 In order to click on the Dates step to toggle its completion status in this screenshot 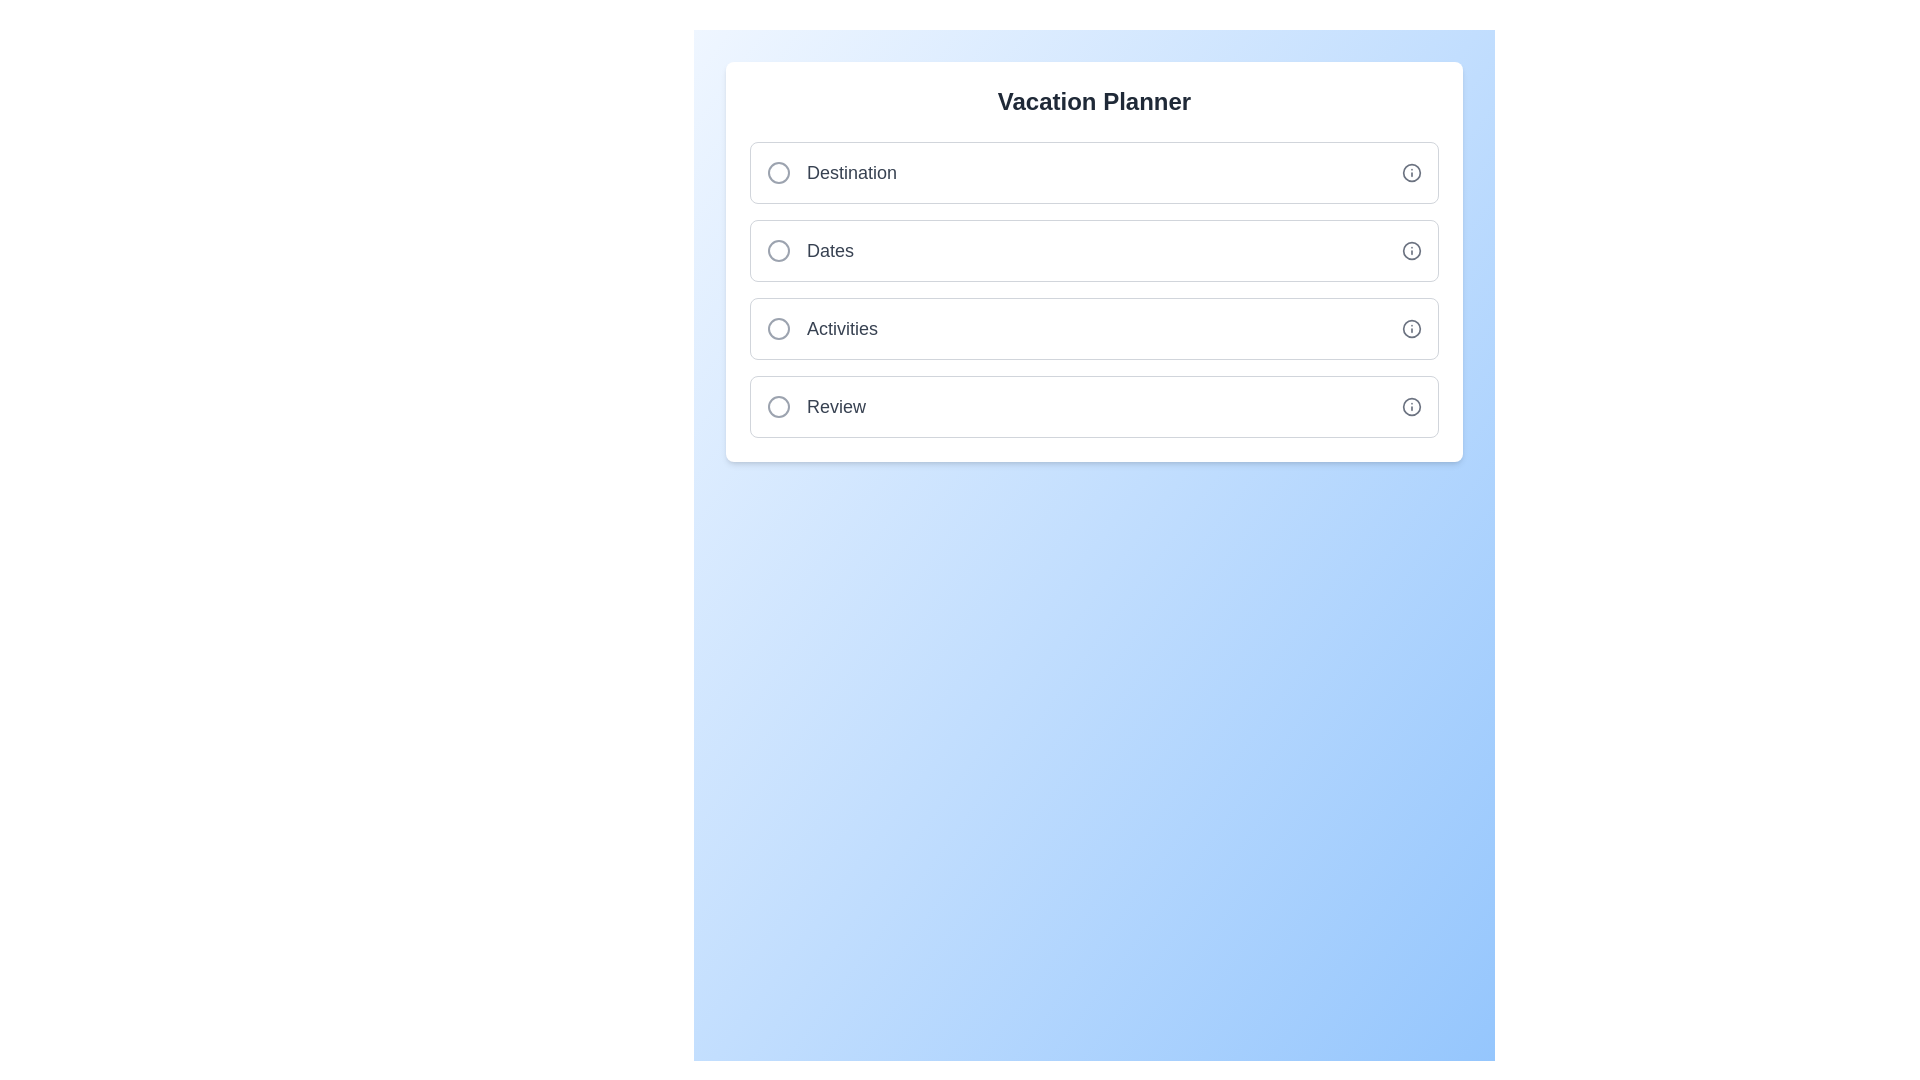, I will do `click(1093, 249)`.